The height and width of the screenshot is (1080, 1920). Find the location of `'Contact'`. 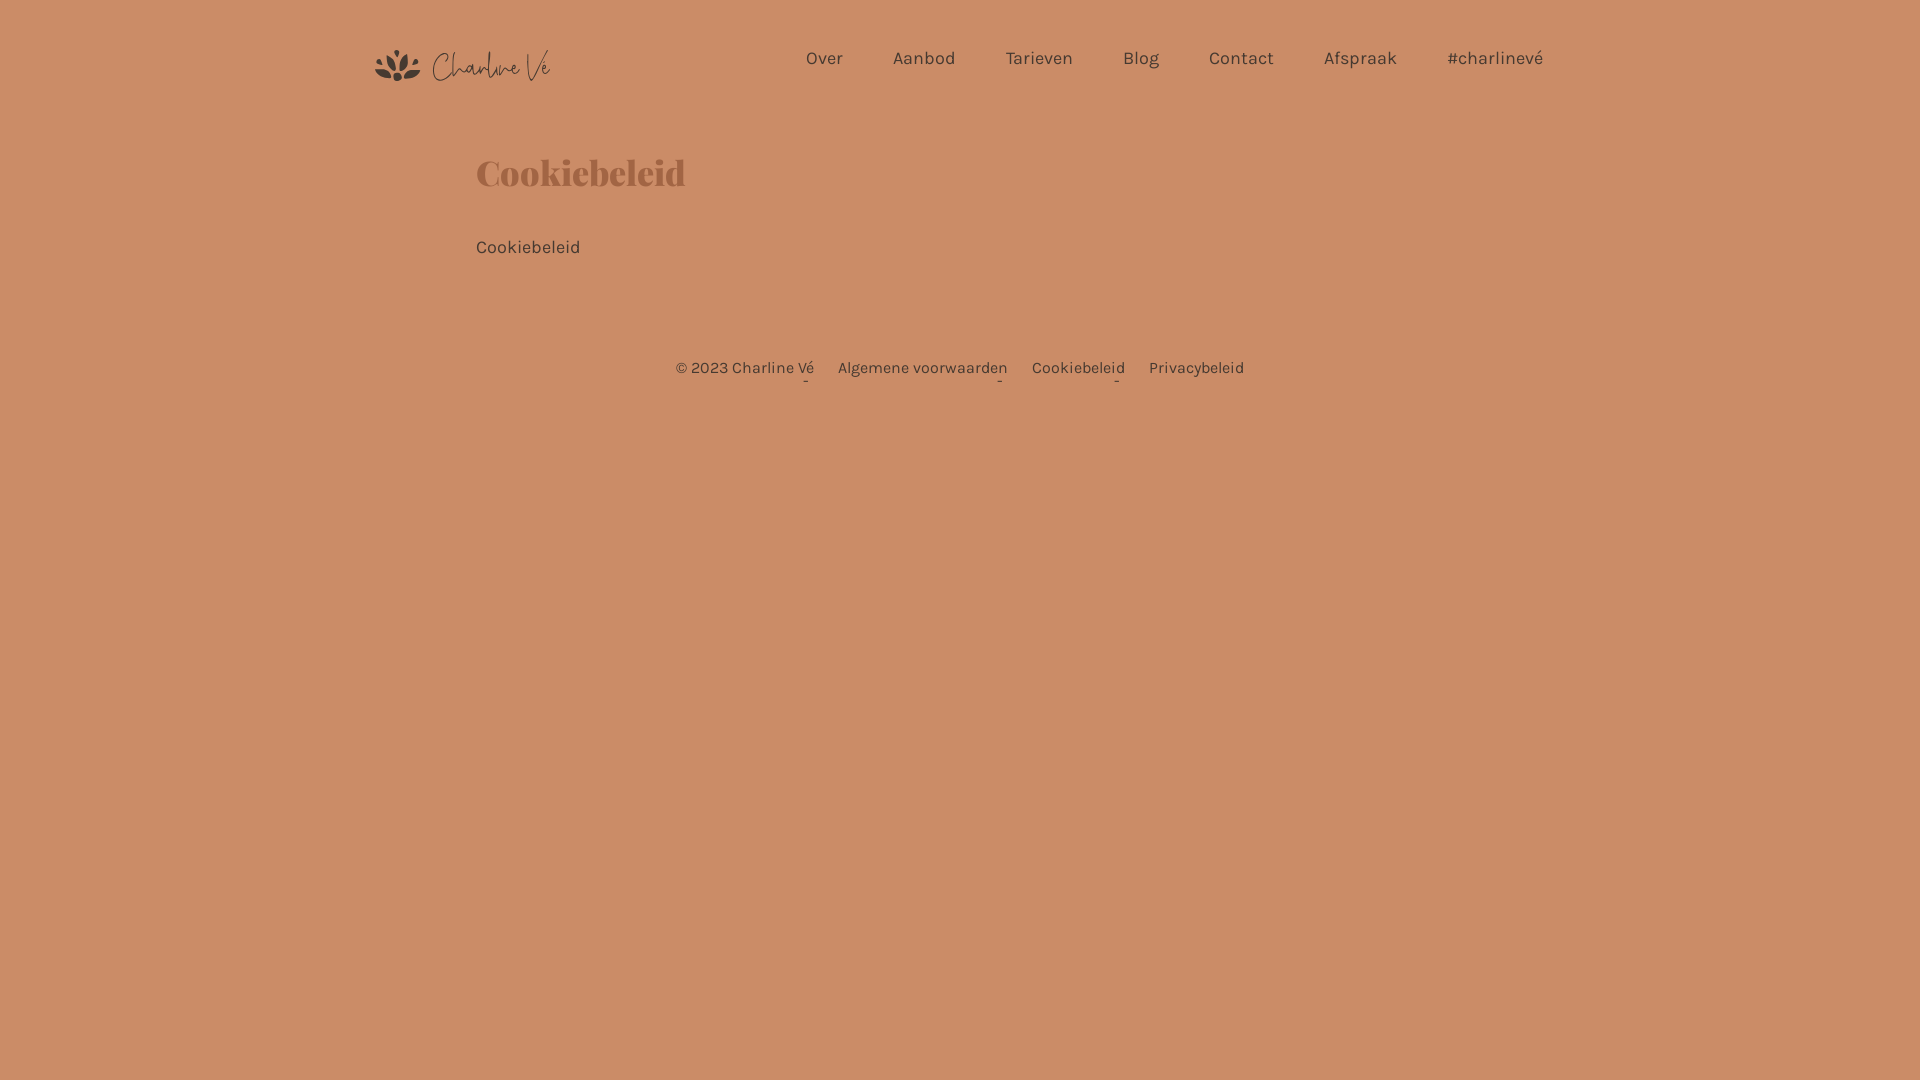

'Contact' is located at coordinates (1240, 56).